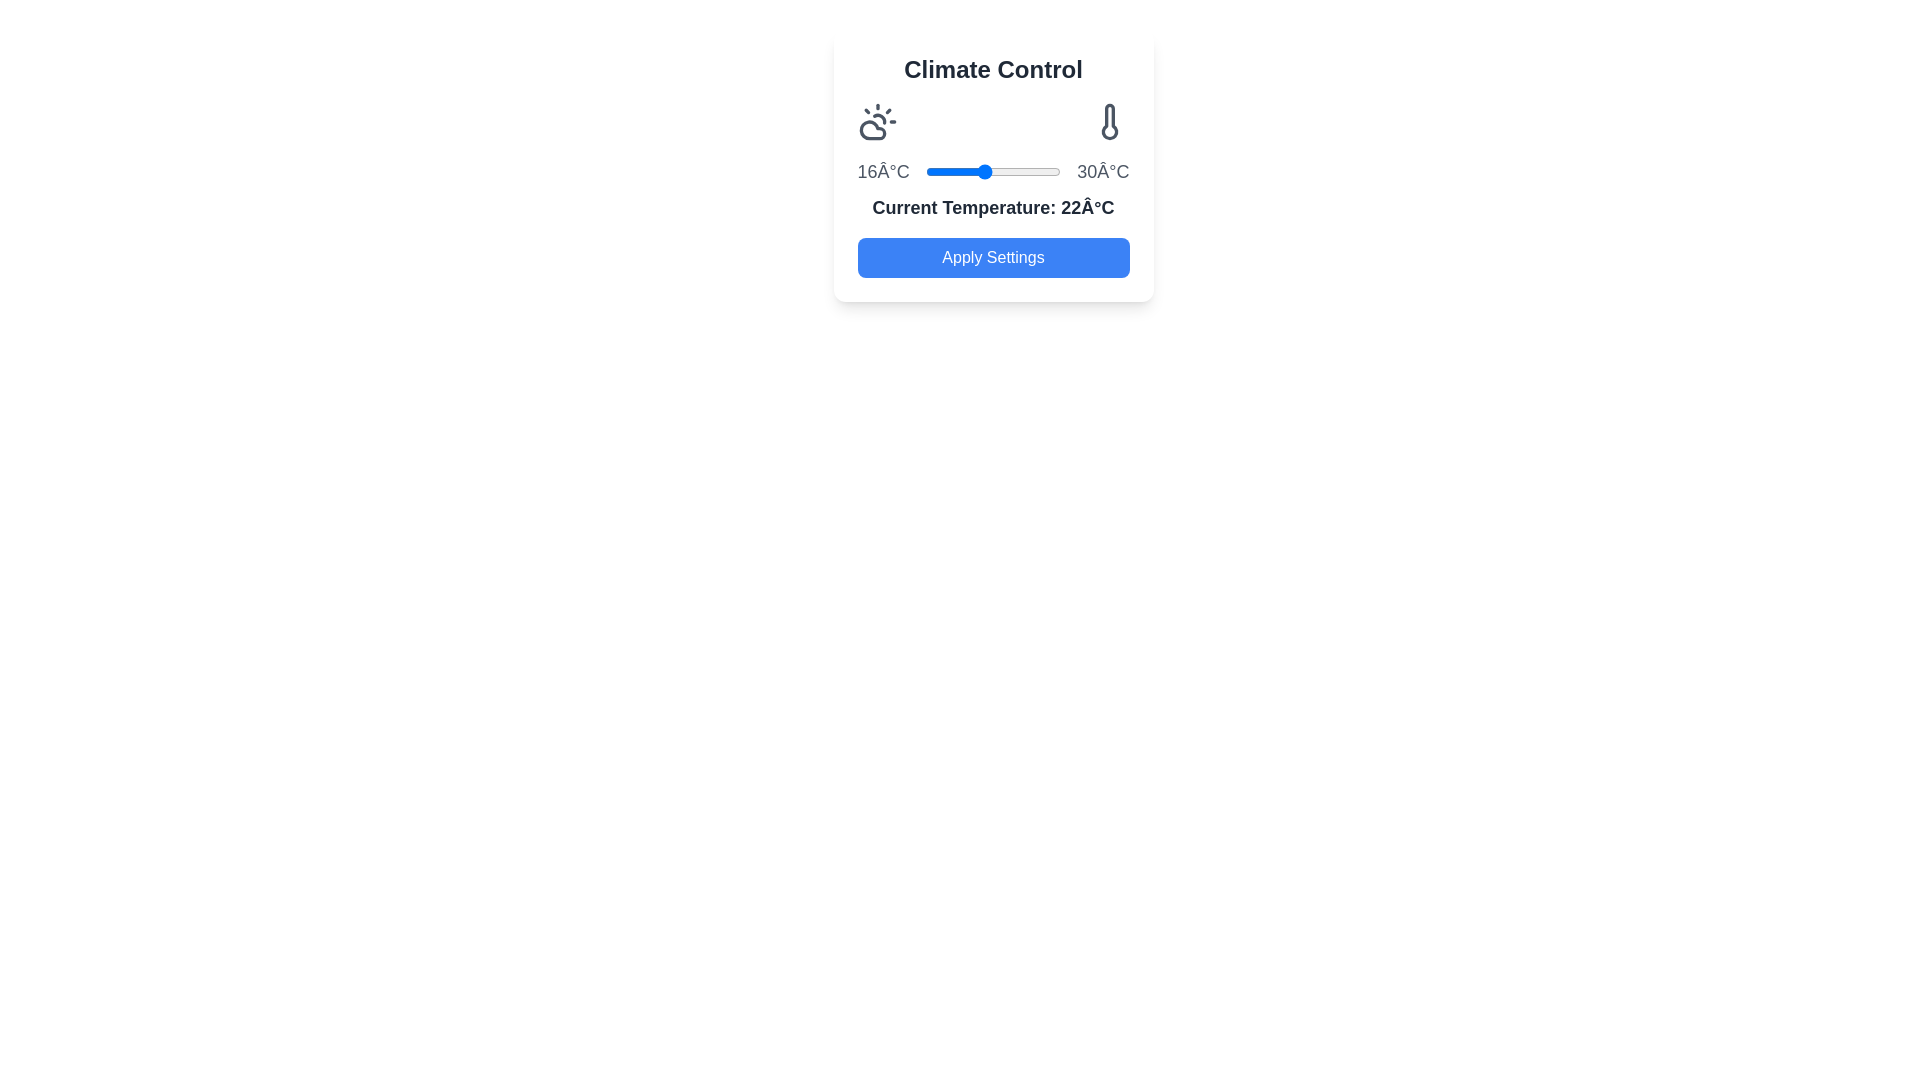  What do you see at coordinates (953, 171) in the screenshot?
I see `the temperature` at bounding box center [953, 171].